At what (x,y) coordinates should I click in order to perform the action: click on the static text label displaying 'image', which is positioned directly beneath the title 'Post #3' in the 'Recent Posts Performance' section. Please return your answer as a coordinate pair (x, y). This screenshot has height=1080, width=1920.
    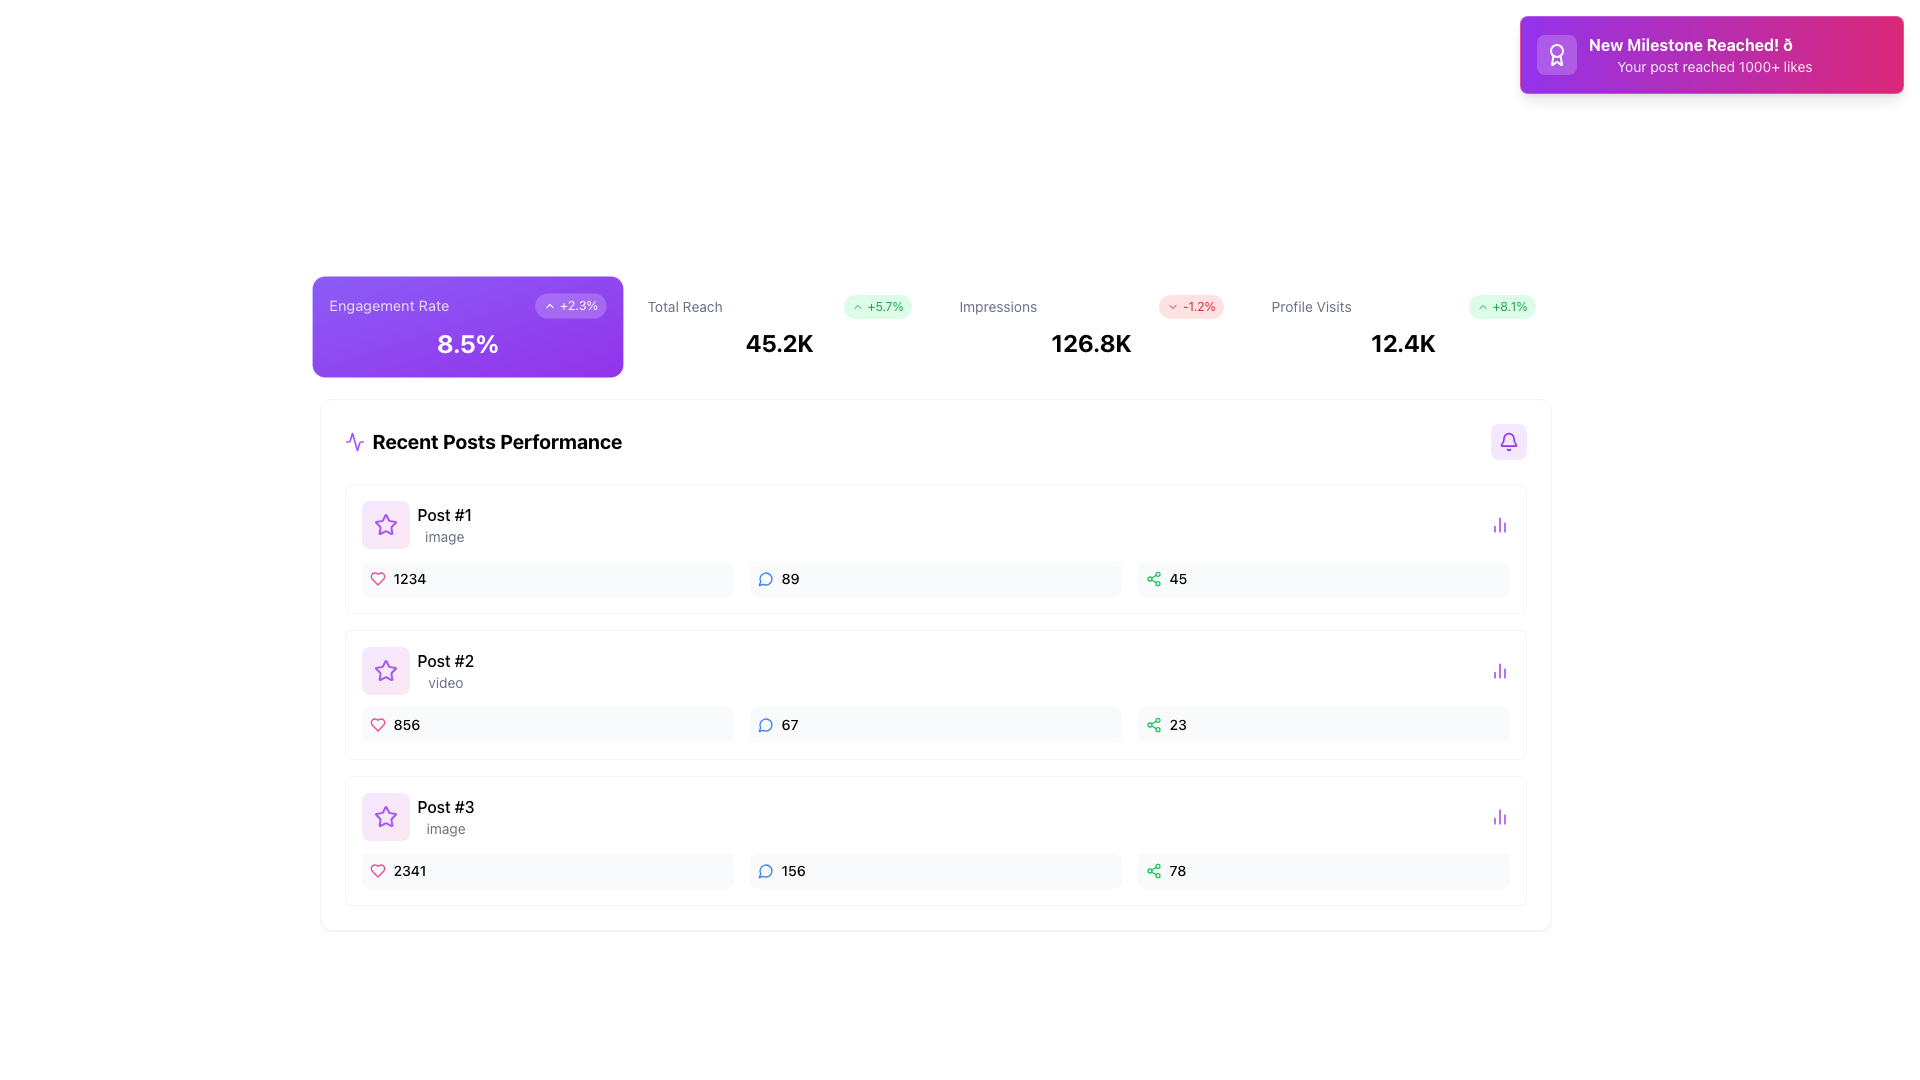
    Looking at the image, I should click on (445, 829).